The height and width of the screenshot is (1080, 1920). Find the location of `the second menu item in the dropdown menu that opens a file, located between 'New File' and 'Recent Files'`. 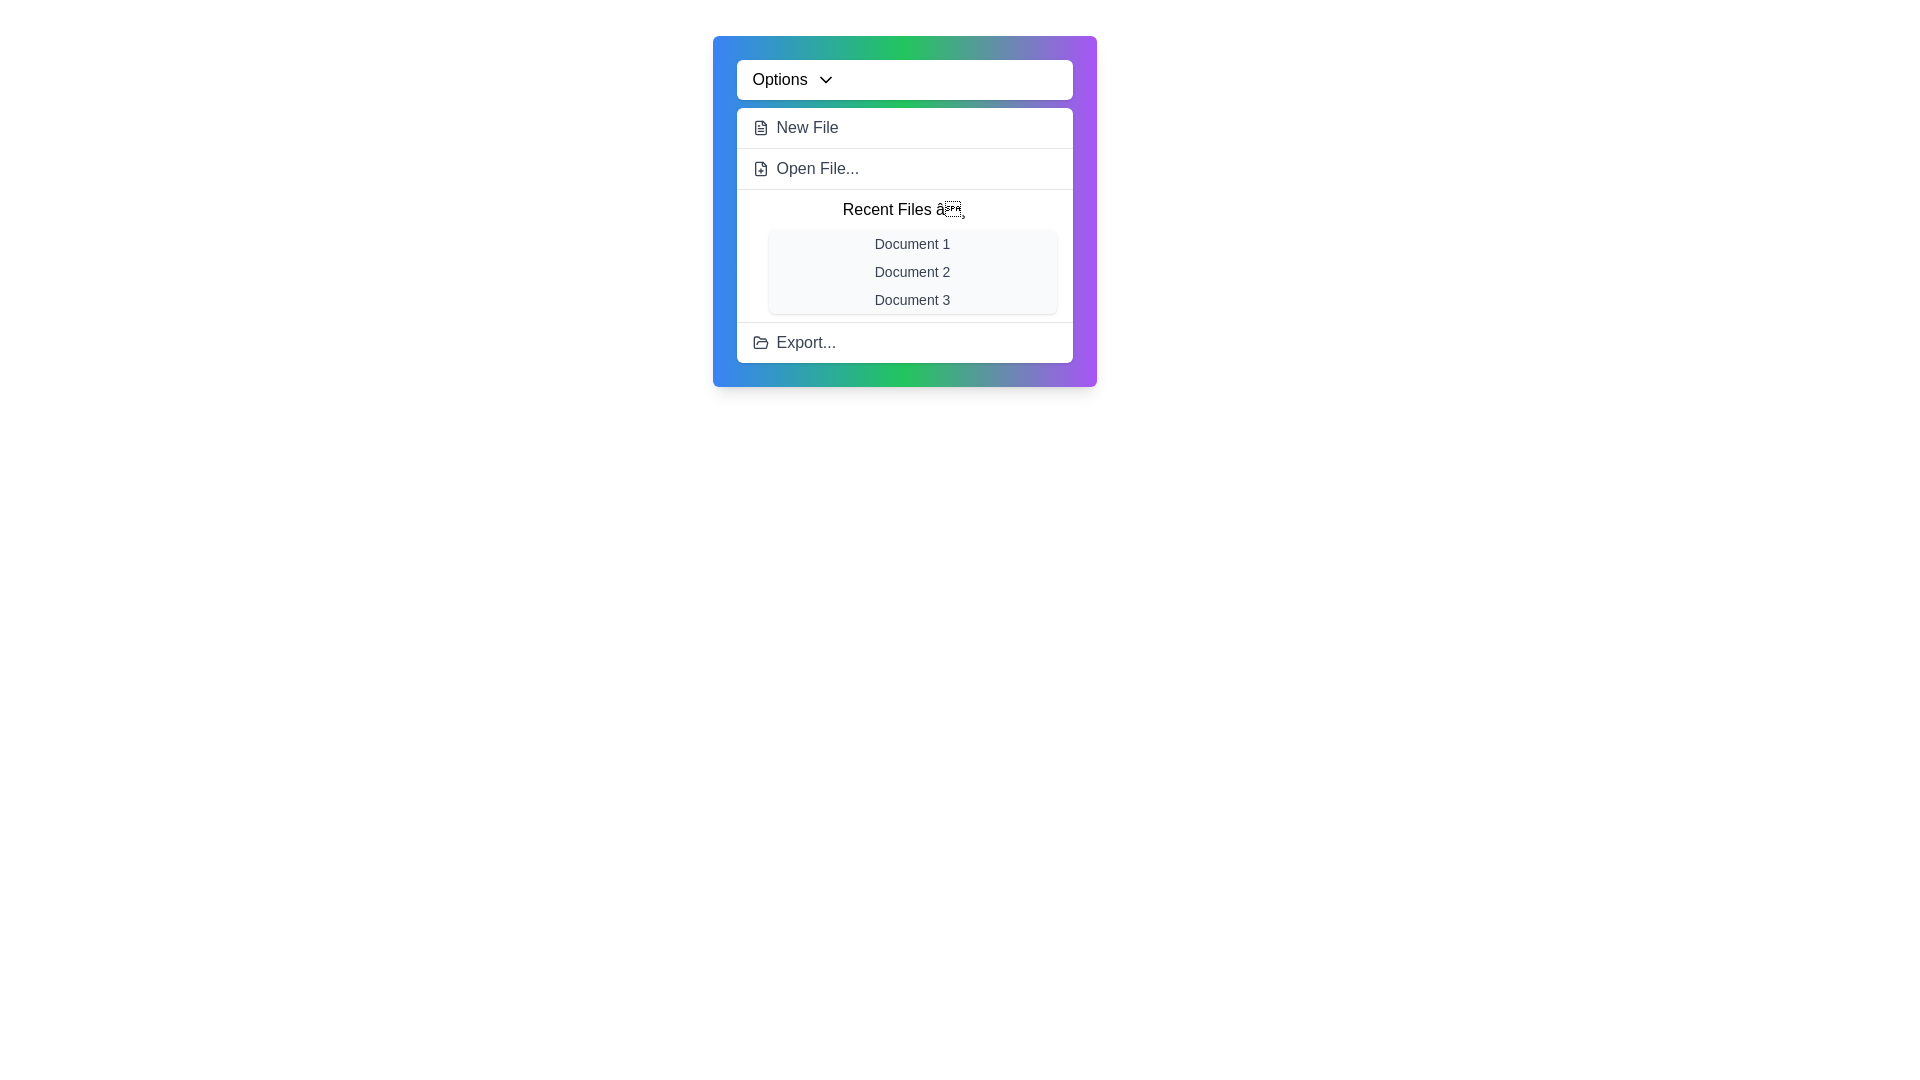

the second menu item in the dropdown menu that opens a file, located between 'New File' and 'Recent Files' is located at coordinates (903, 167).